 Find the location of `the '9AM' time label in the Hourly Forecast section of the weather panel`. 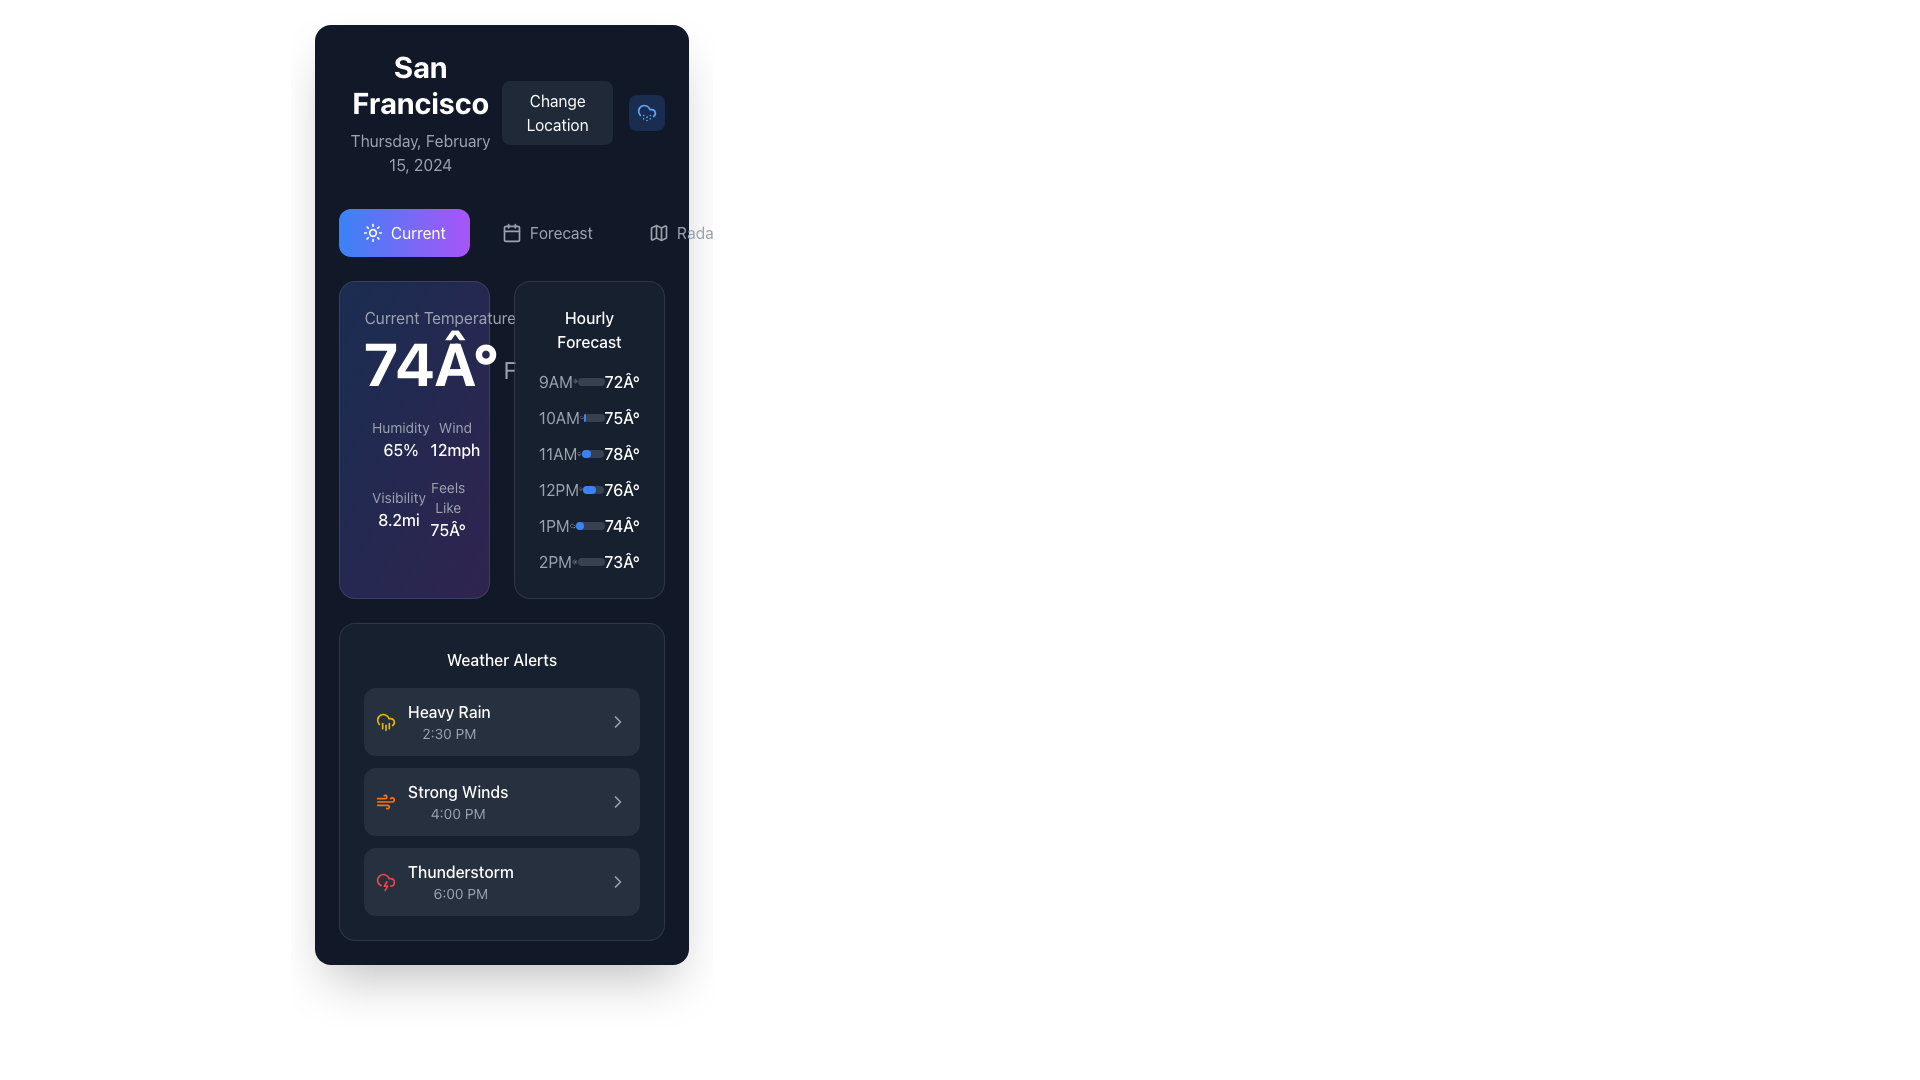

the '9AM' time label in the Hourly Forecast section of the weather panel is located at coordinates (555, 381).